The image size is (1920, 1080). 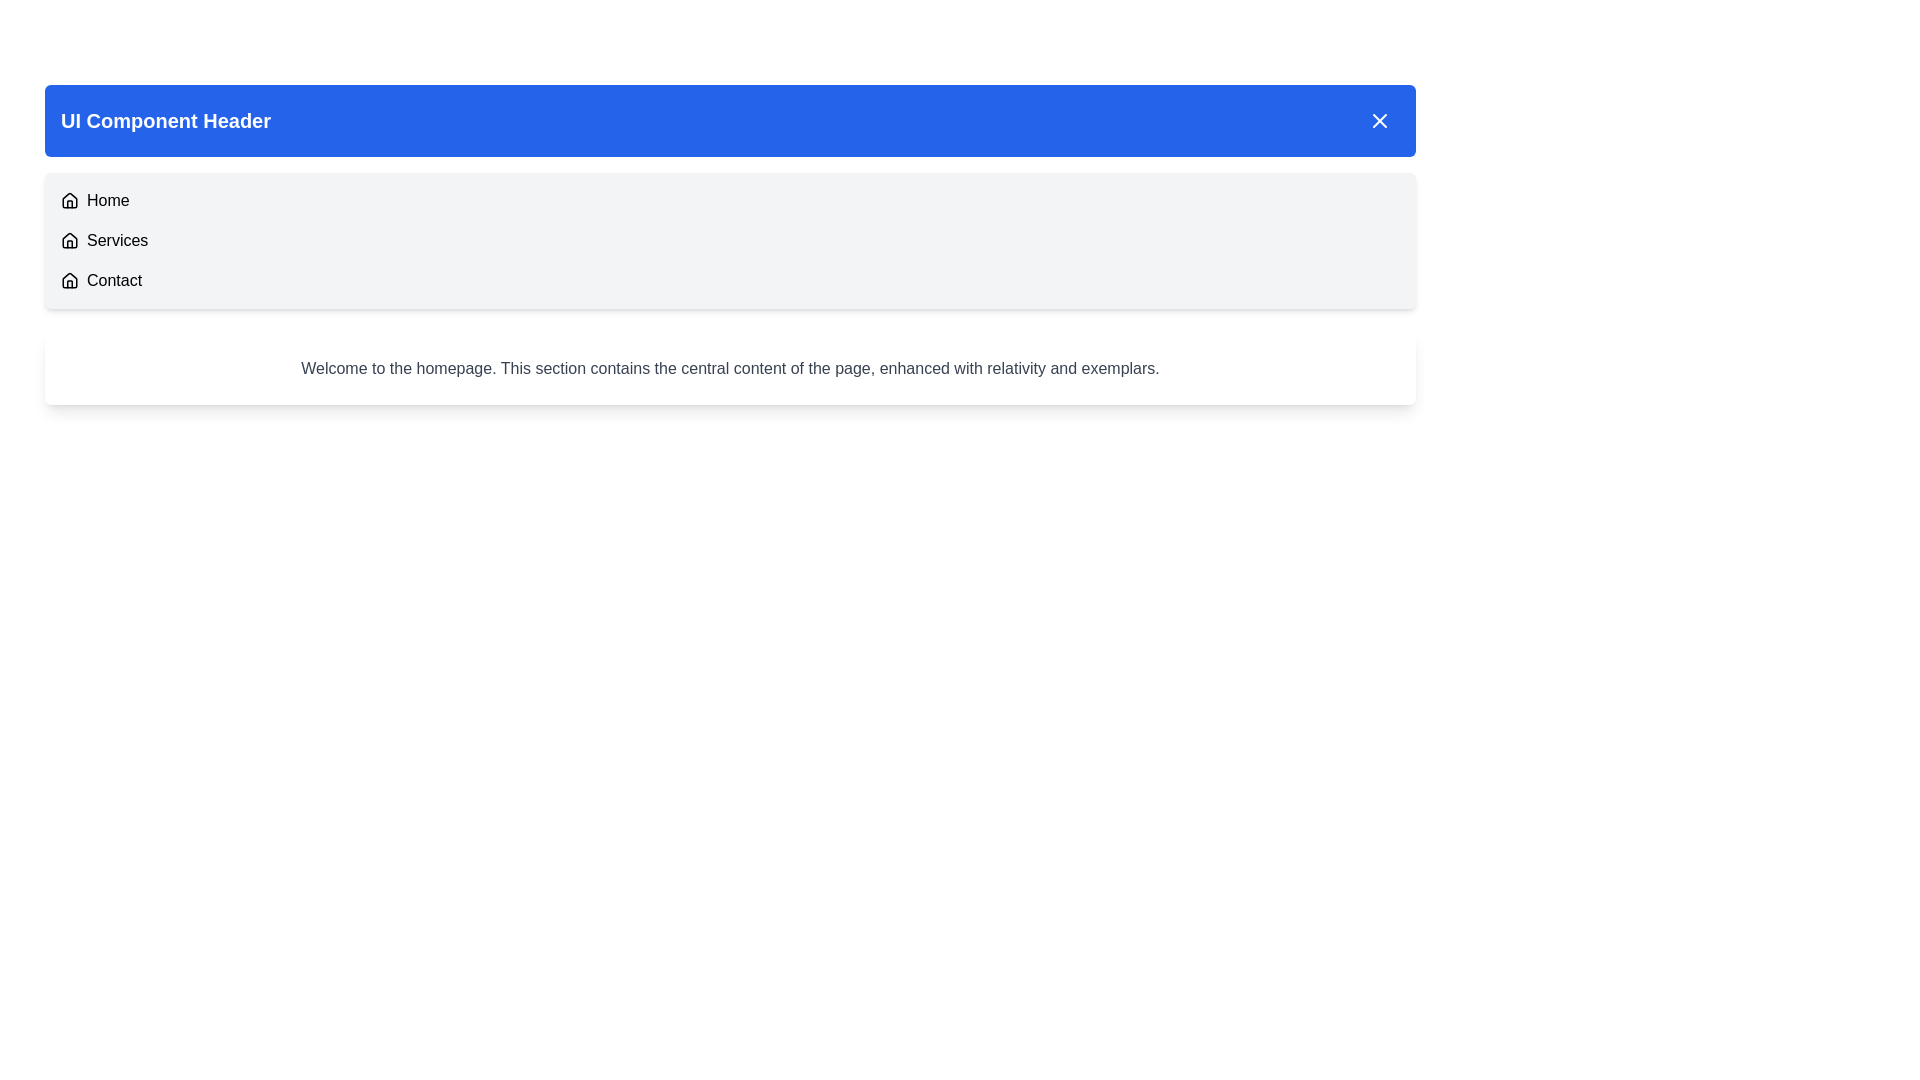 What do you see at coordinates (113, 281) in the screenshot?
I see `the 'Contact' text label in the vertical menu list, which is the last item below 'Home' and 'Services'` at bounding box center [113, 281].